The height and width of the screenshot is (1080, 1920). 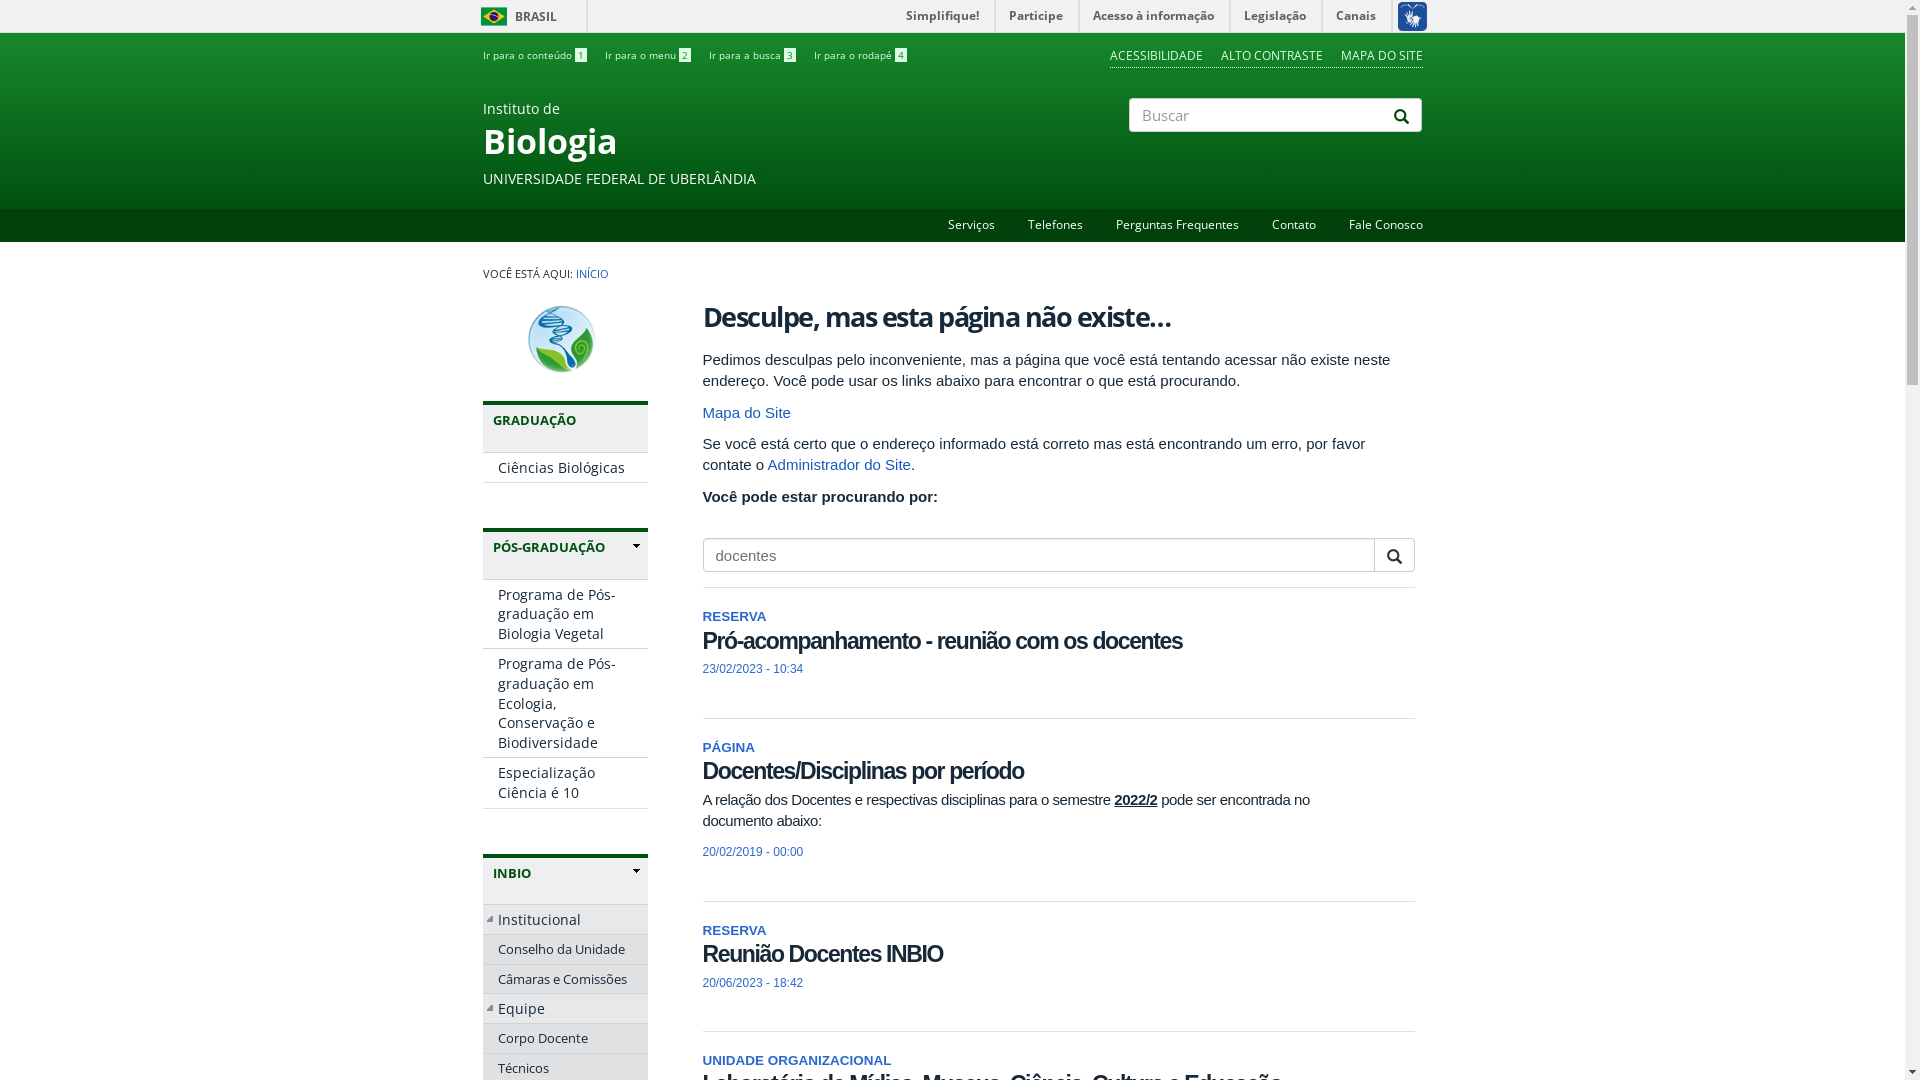 What do you see at coordinates (1027, 224) in the screenshot?
I see `'Telefones'` at bounding box center [1027, 224].